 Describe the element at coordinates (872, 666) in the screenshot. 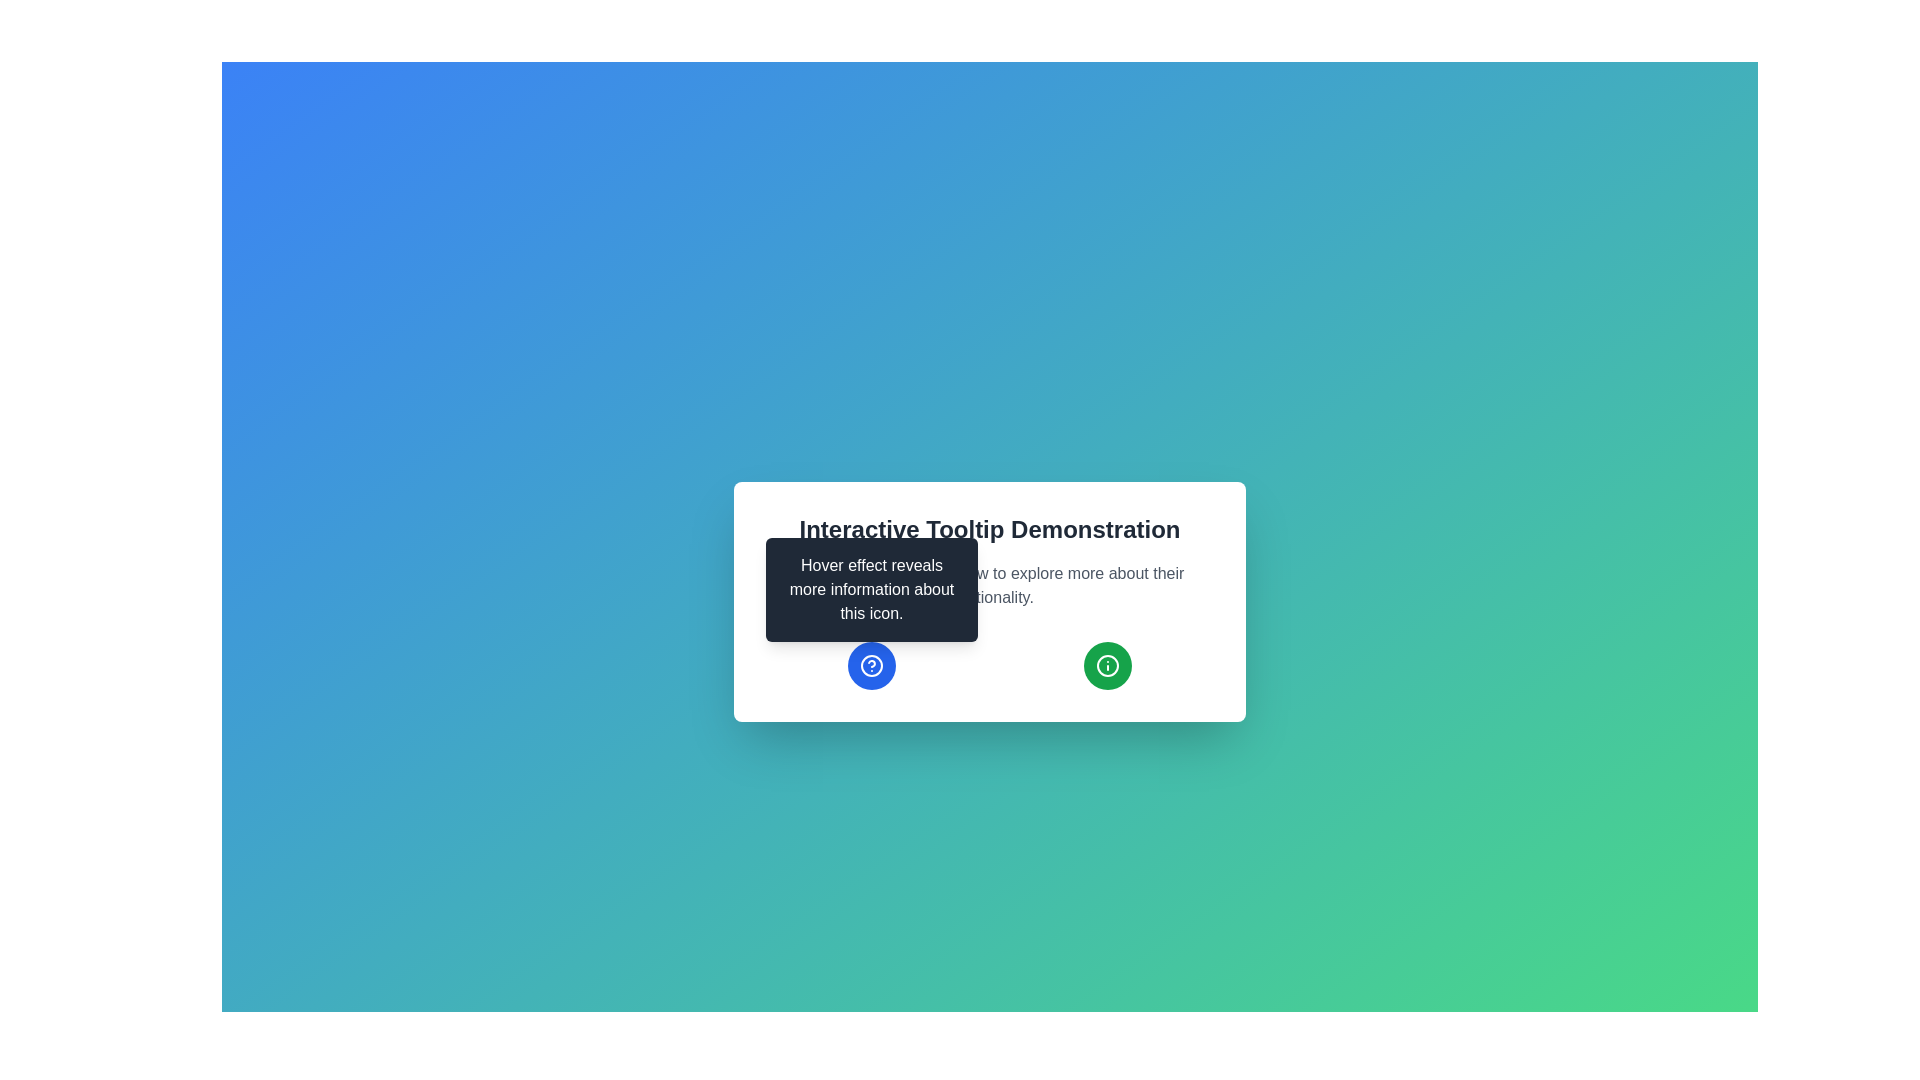

I see `the interactive help button located at the center bottom of the informative card, which reveals additional tooltip information when hovered over` at that location.